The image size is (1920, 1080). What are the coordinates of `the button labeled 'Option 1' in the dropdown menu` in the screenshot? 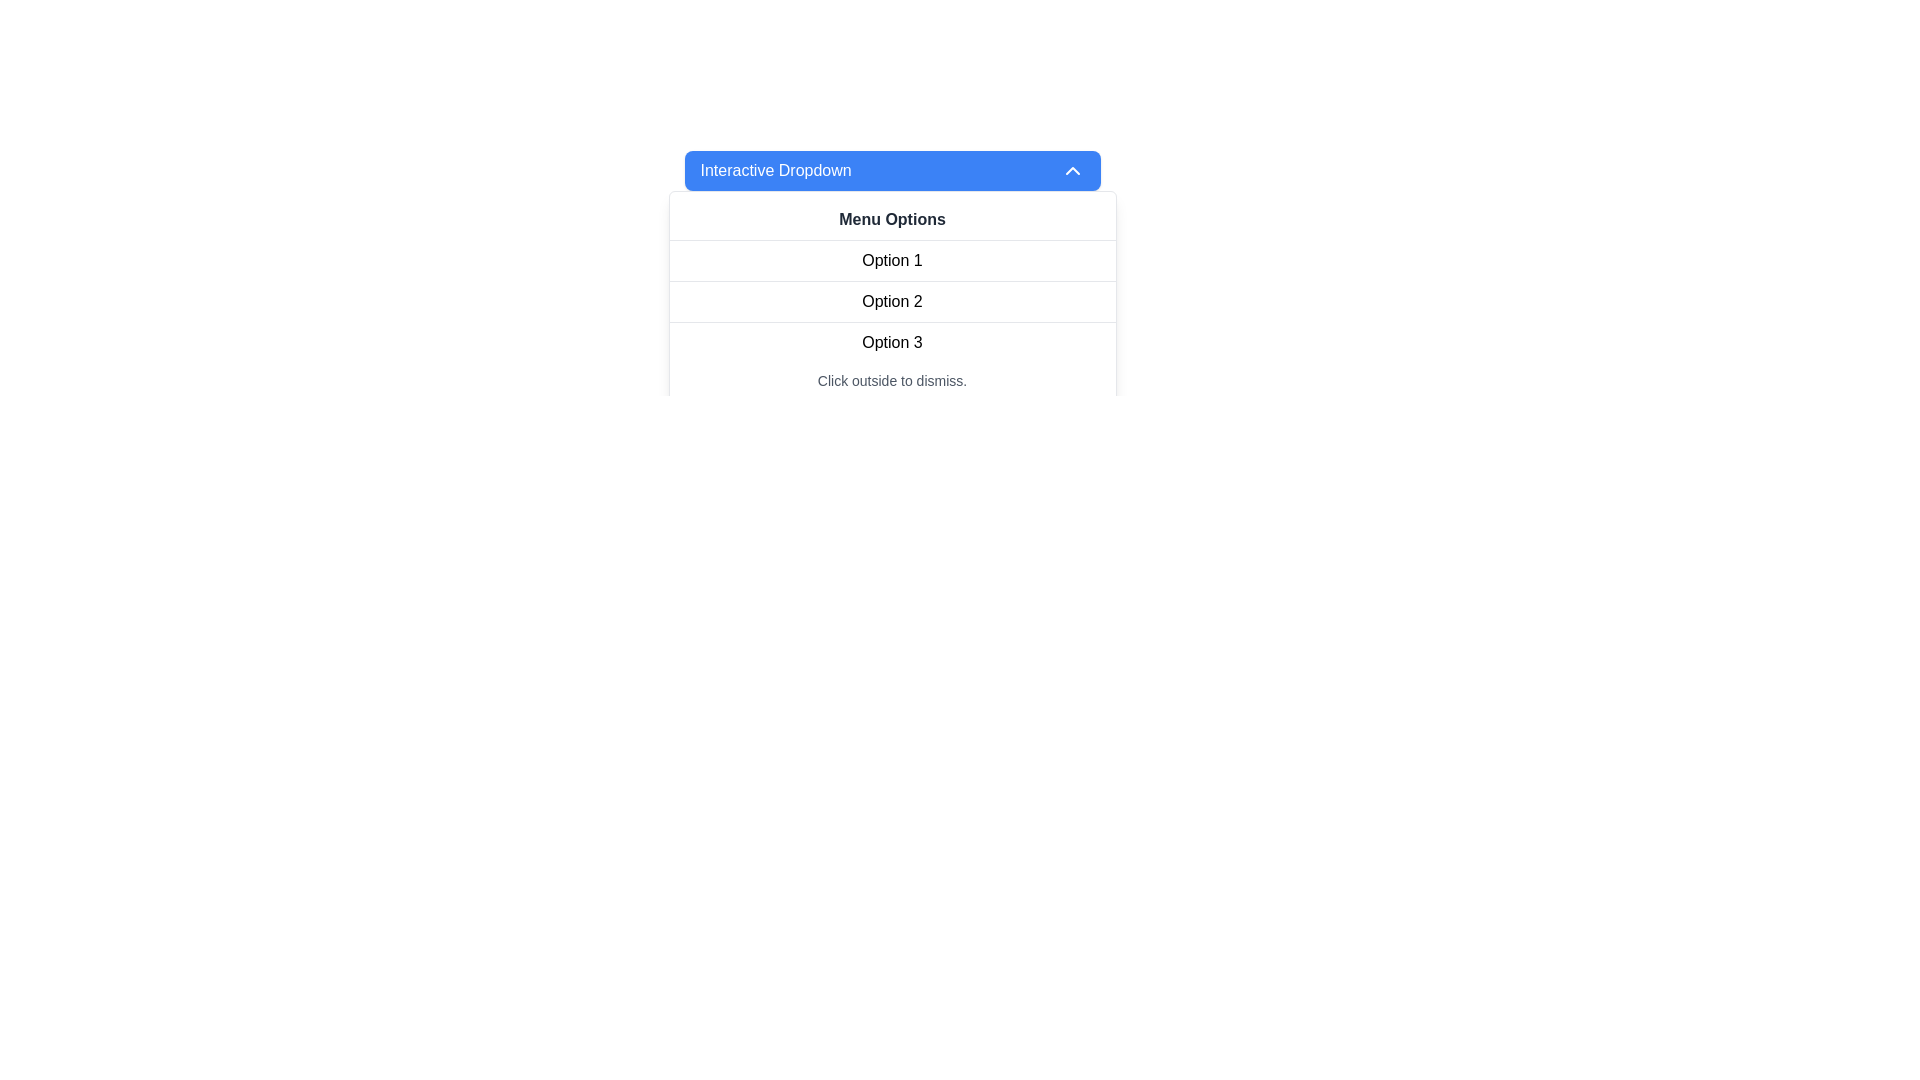 It's located at (891, 260).